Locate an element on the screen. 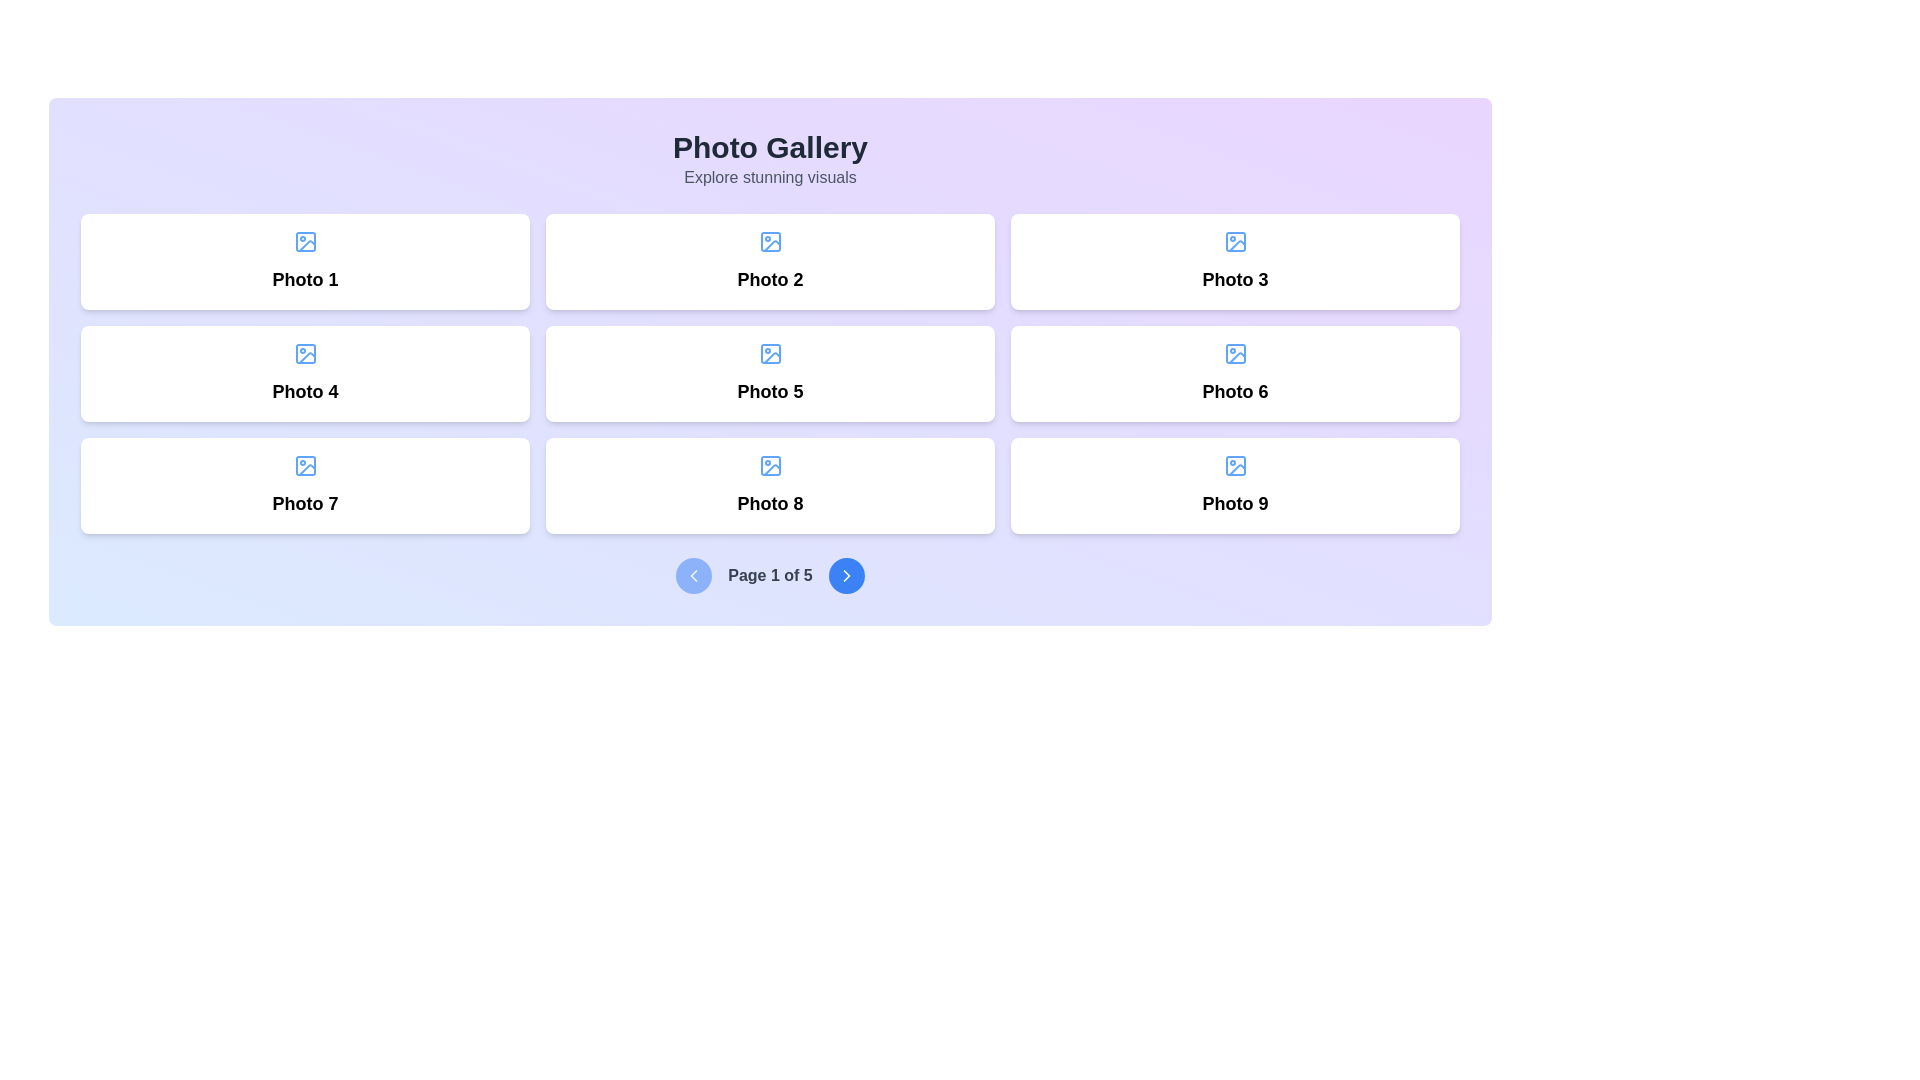 The image size is (1920, 1080). the image card labeled 'Photo 3', which is the third item in the grid layout, located in the first row is located at coordinates (1234, 261).